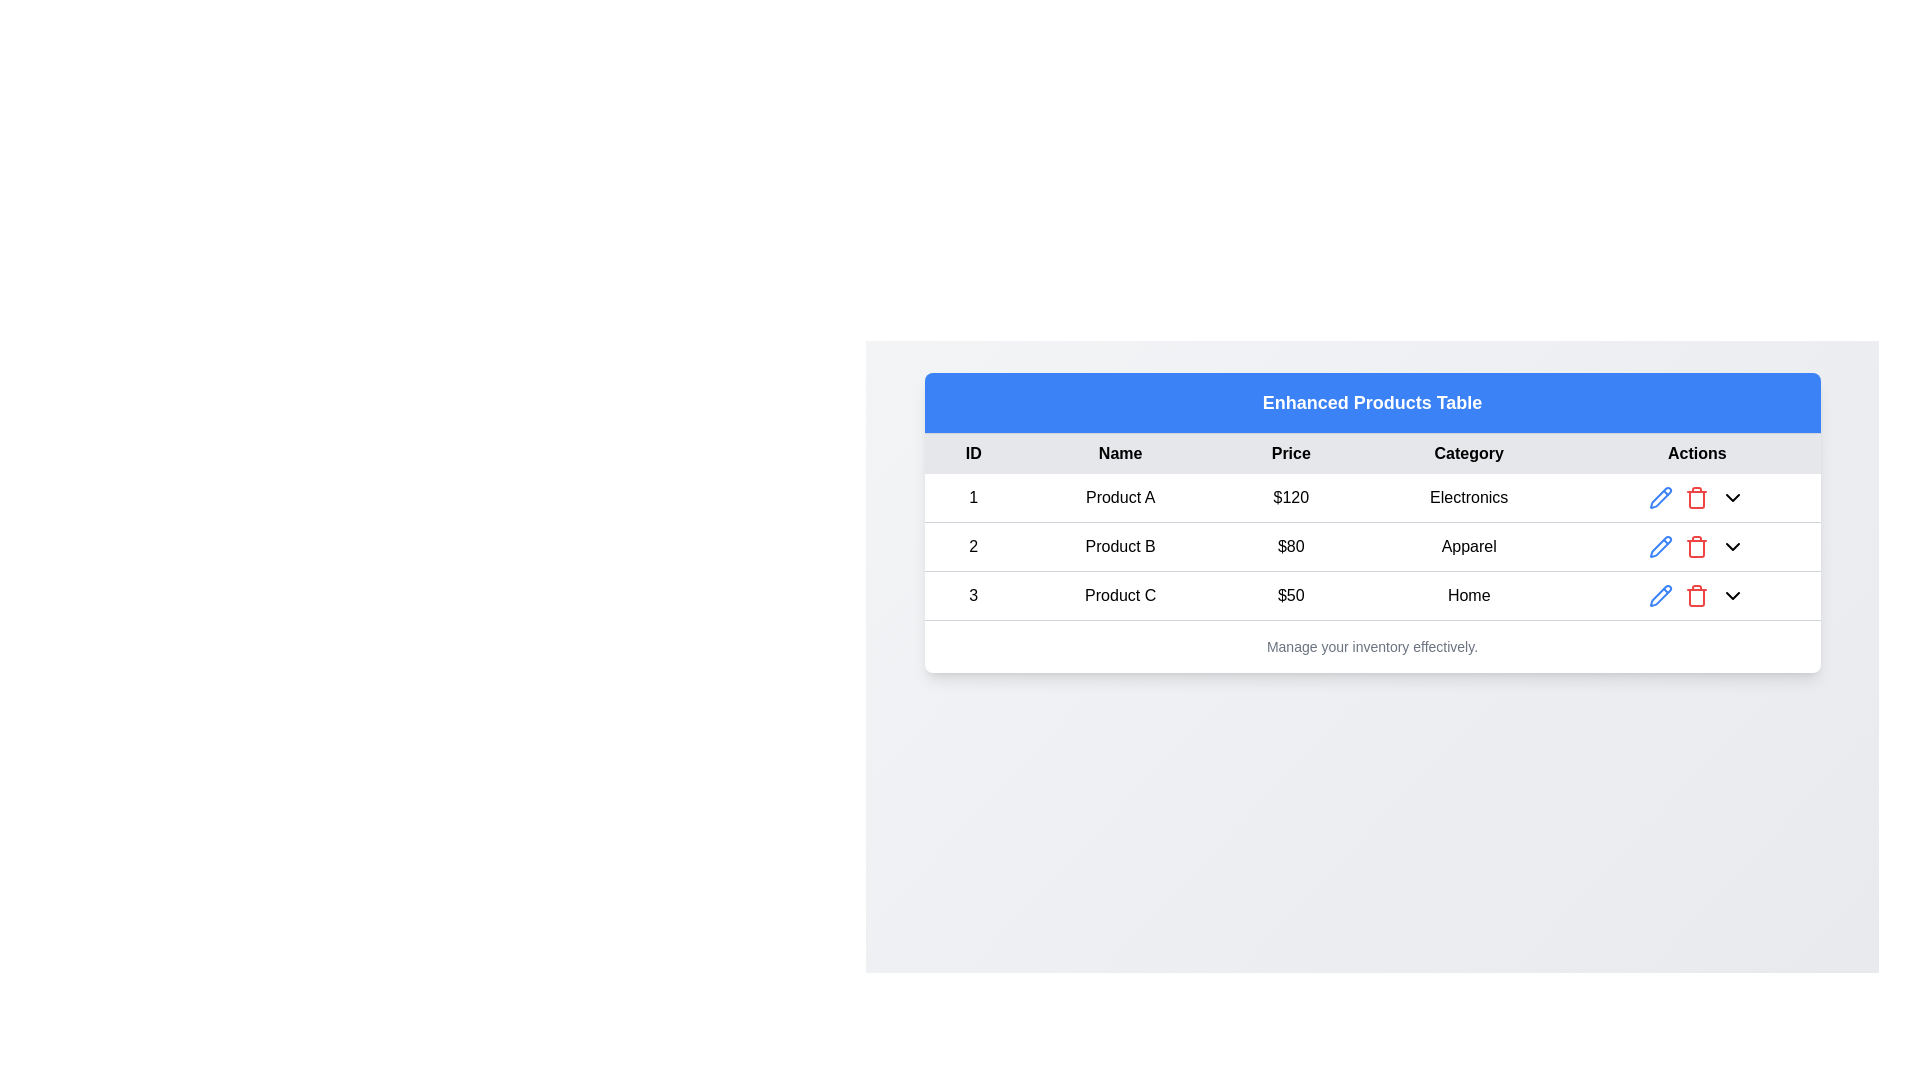 The width and height of the screenshot is (1920, 1080). What do you see at coordinates (1731, 547) in the screenshot?
I see `the dropdown control` at bounding box center [1731, 547].